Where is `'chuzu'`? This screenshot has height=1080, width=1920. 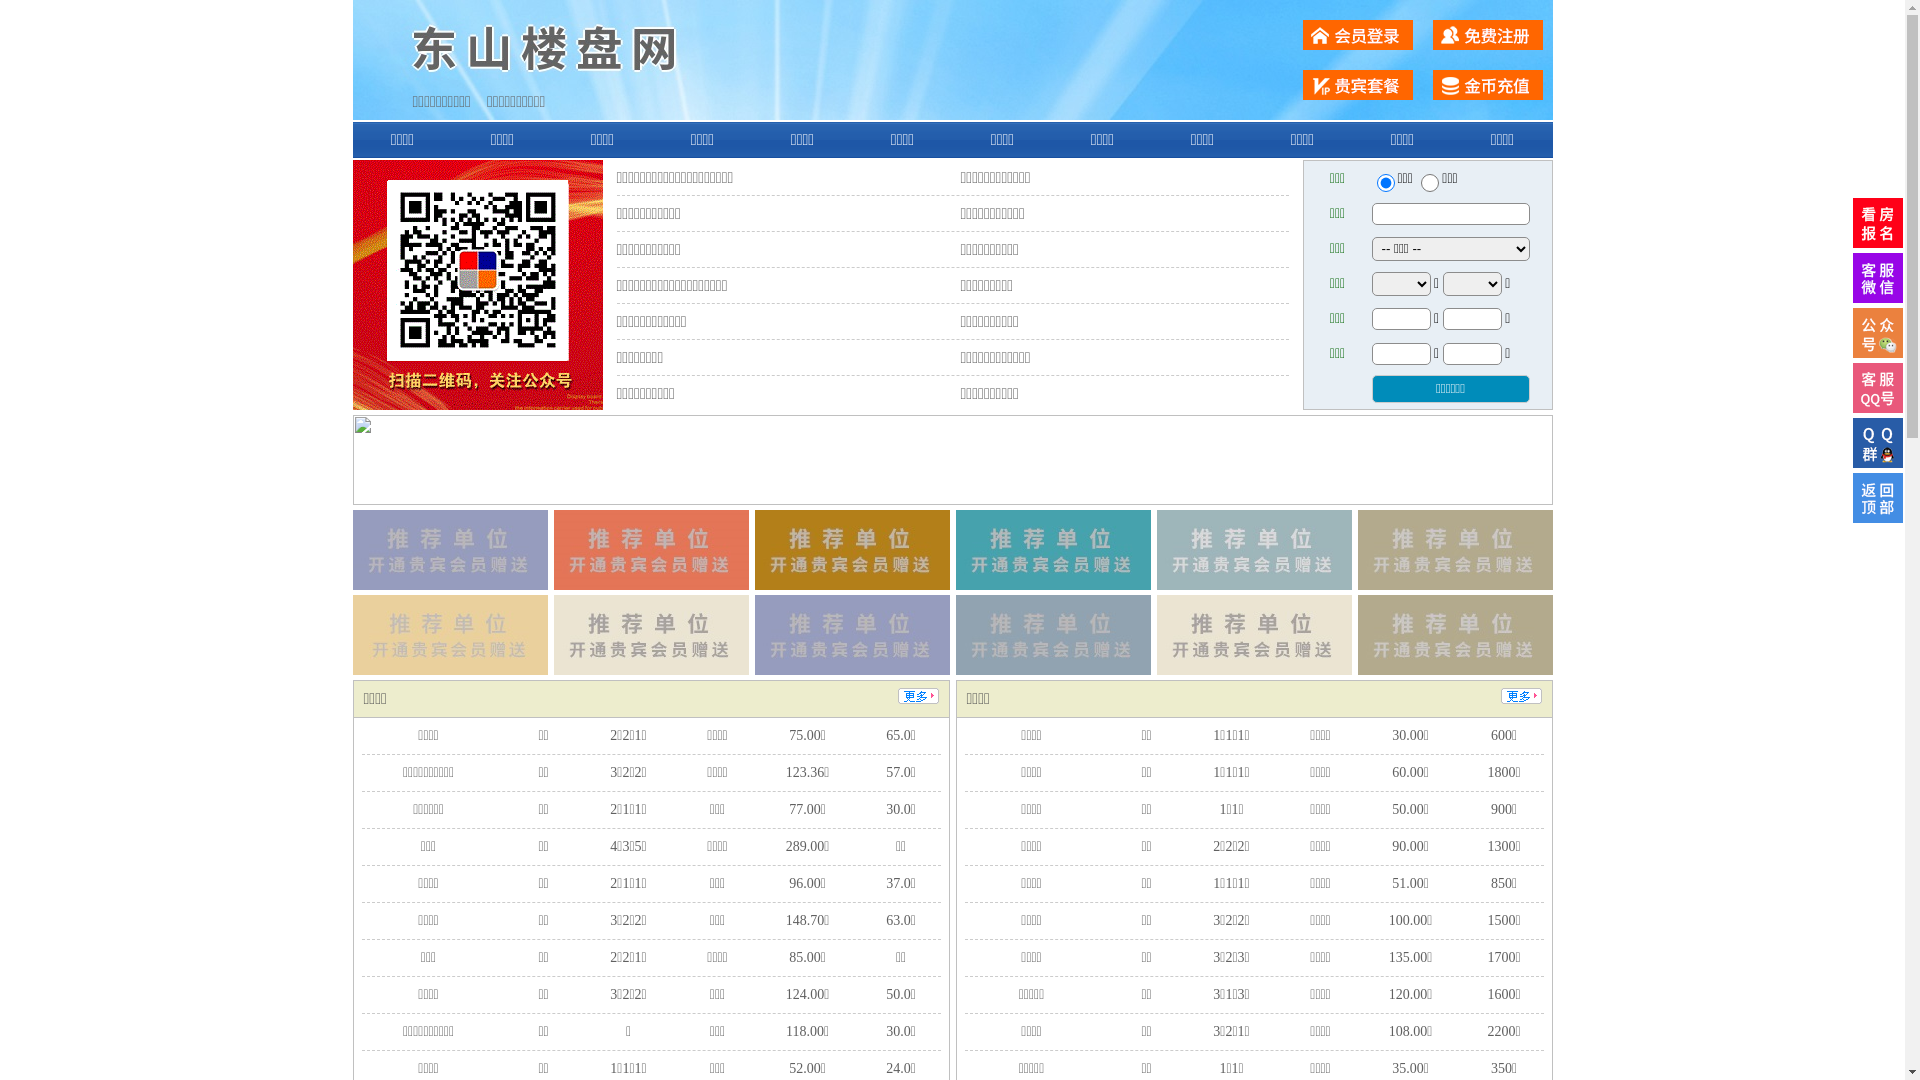 'chuzu' is located at coordinates (1429, 182).